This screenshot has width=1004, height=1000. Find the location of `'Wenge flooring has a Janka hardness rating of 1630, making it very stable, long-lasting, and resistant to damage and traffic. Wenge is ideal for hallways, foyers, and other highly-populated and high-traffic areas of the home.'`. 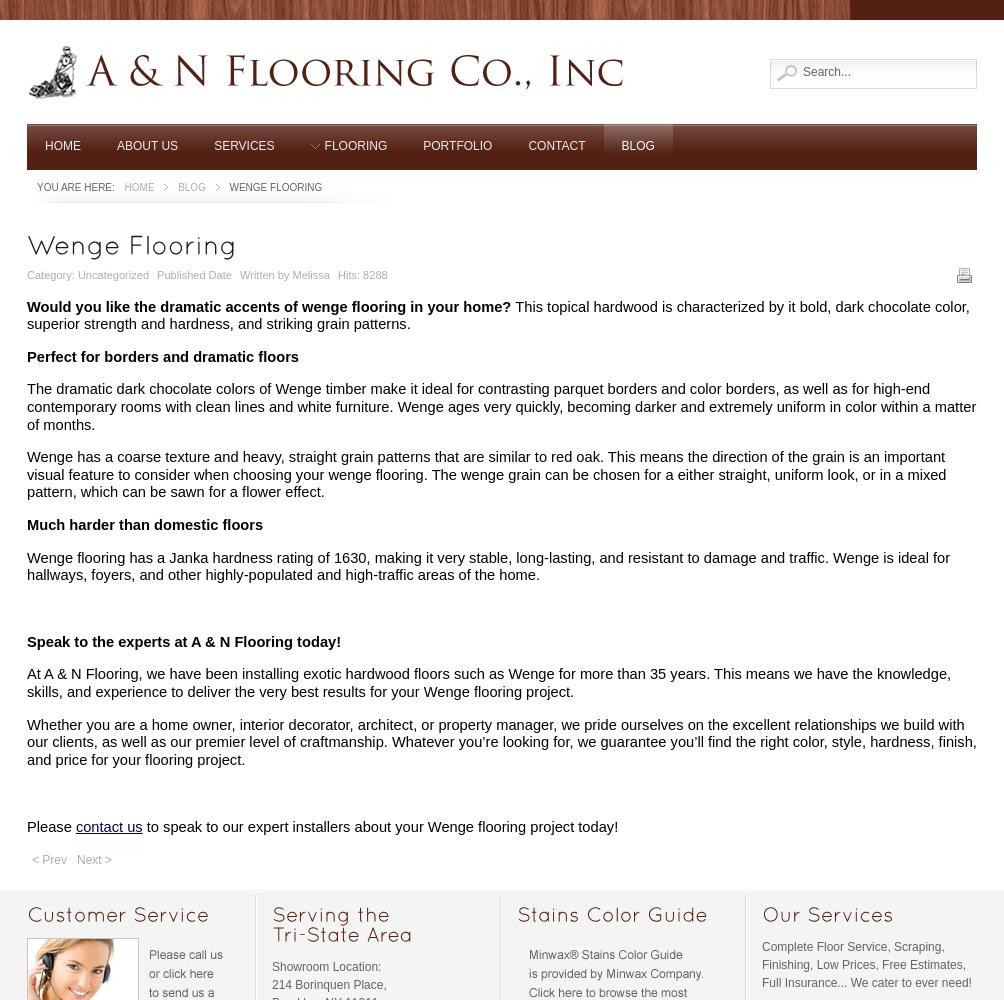

'Wenge flooring has a Janka hardness rating of 1630, making it very stable, long-lasting, and resistant to damage and traffic. Wenge is ideal for hallways, foyers, and other highly-populated and high-traffic areas of the home.' is located at coordinates (27, 565).